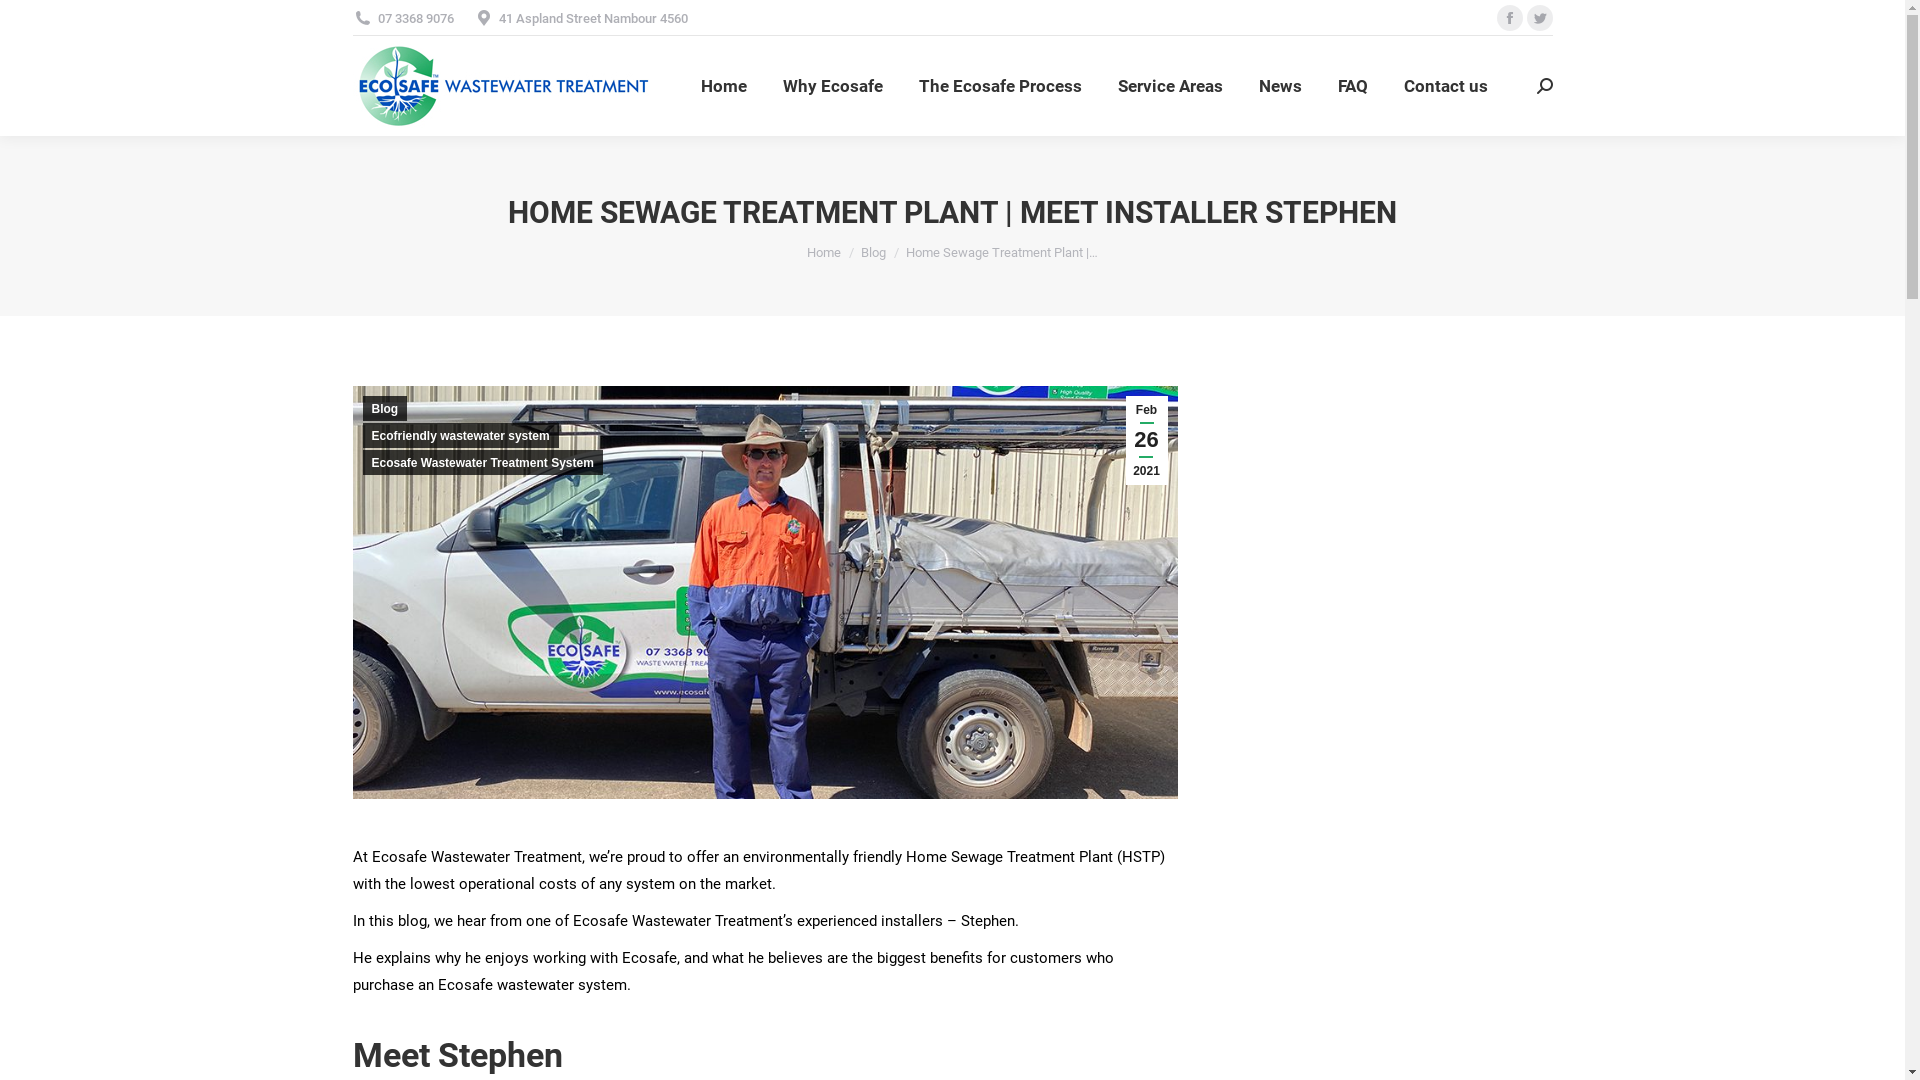  I want to click on 'Home', so click(723, 84).